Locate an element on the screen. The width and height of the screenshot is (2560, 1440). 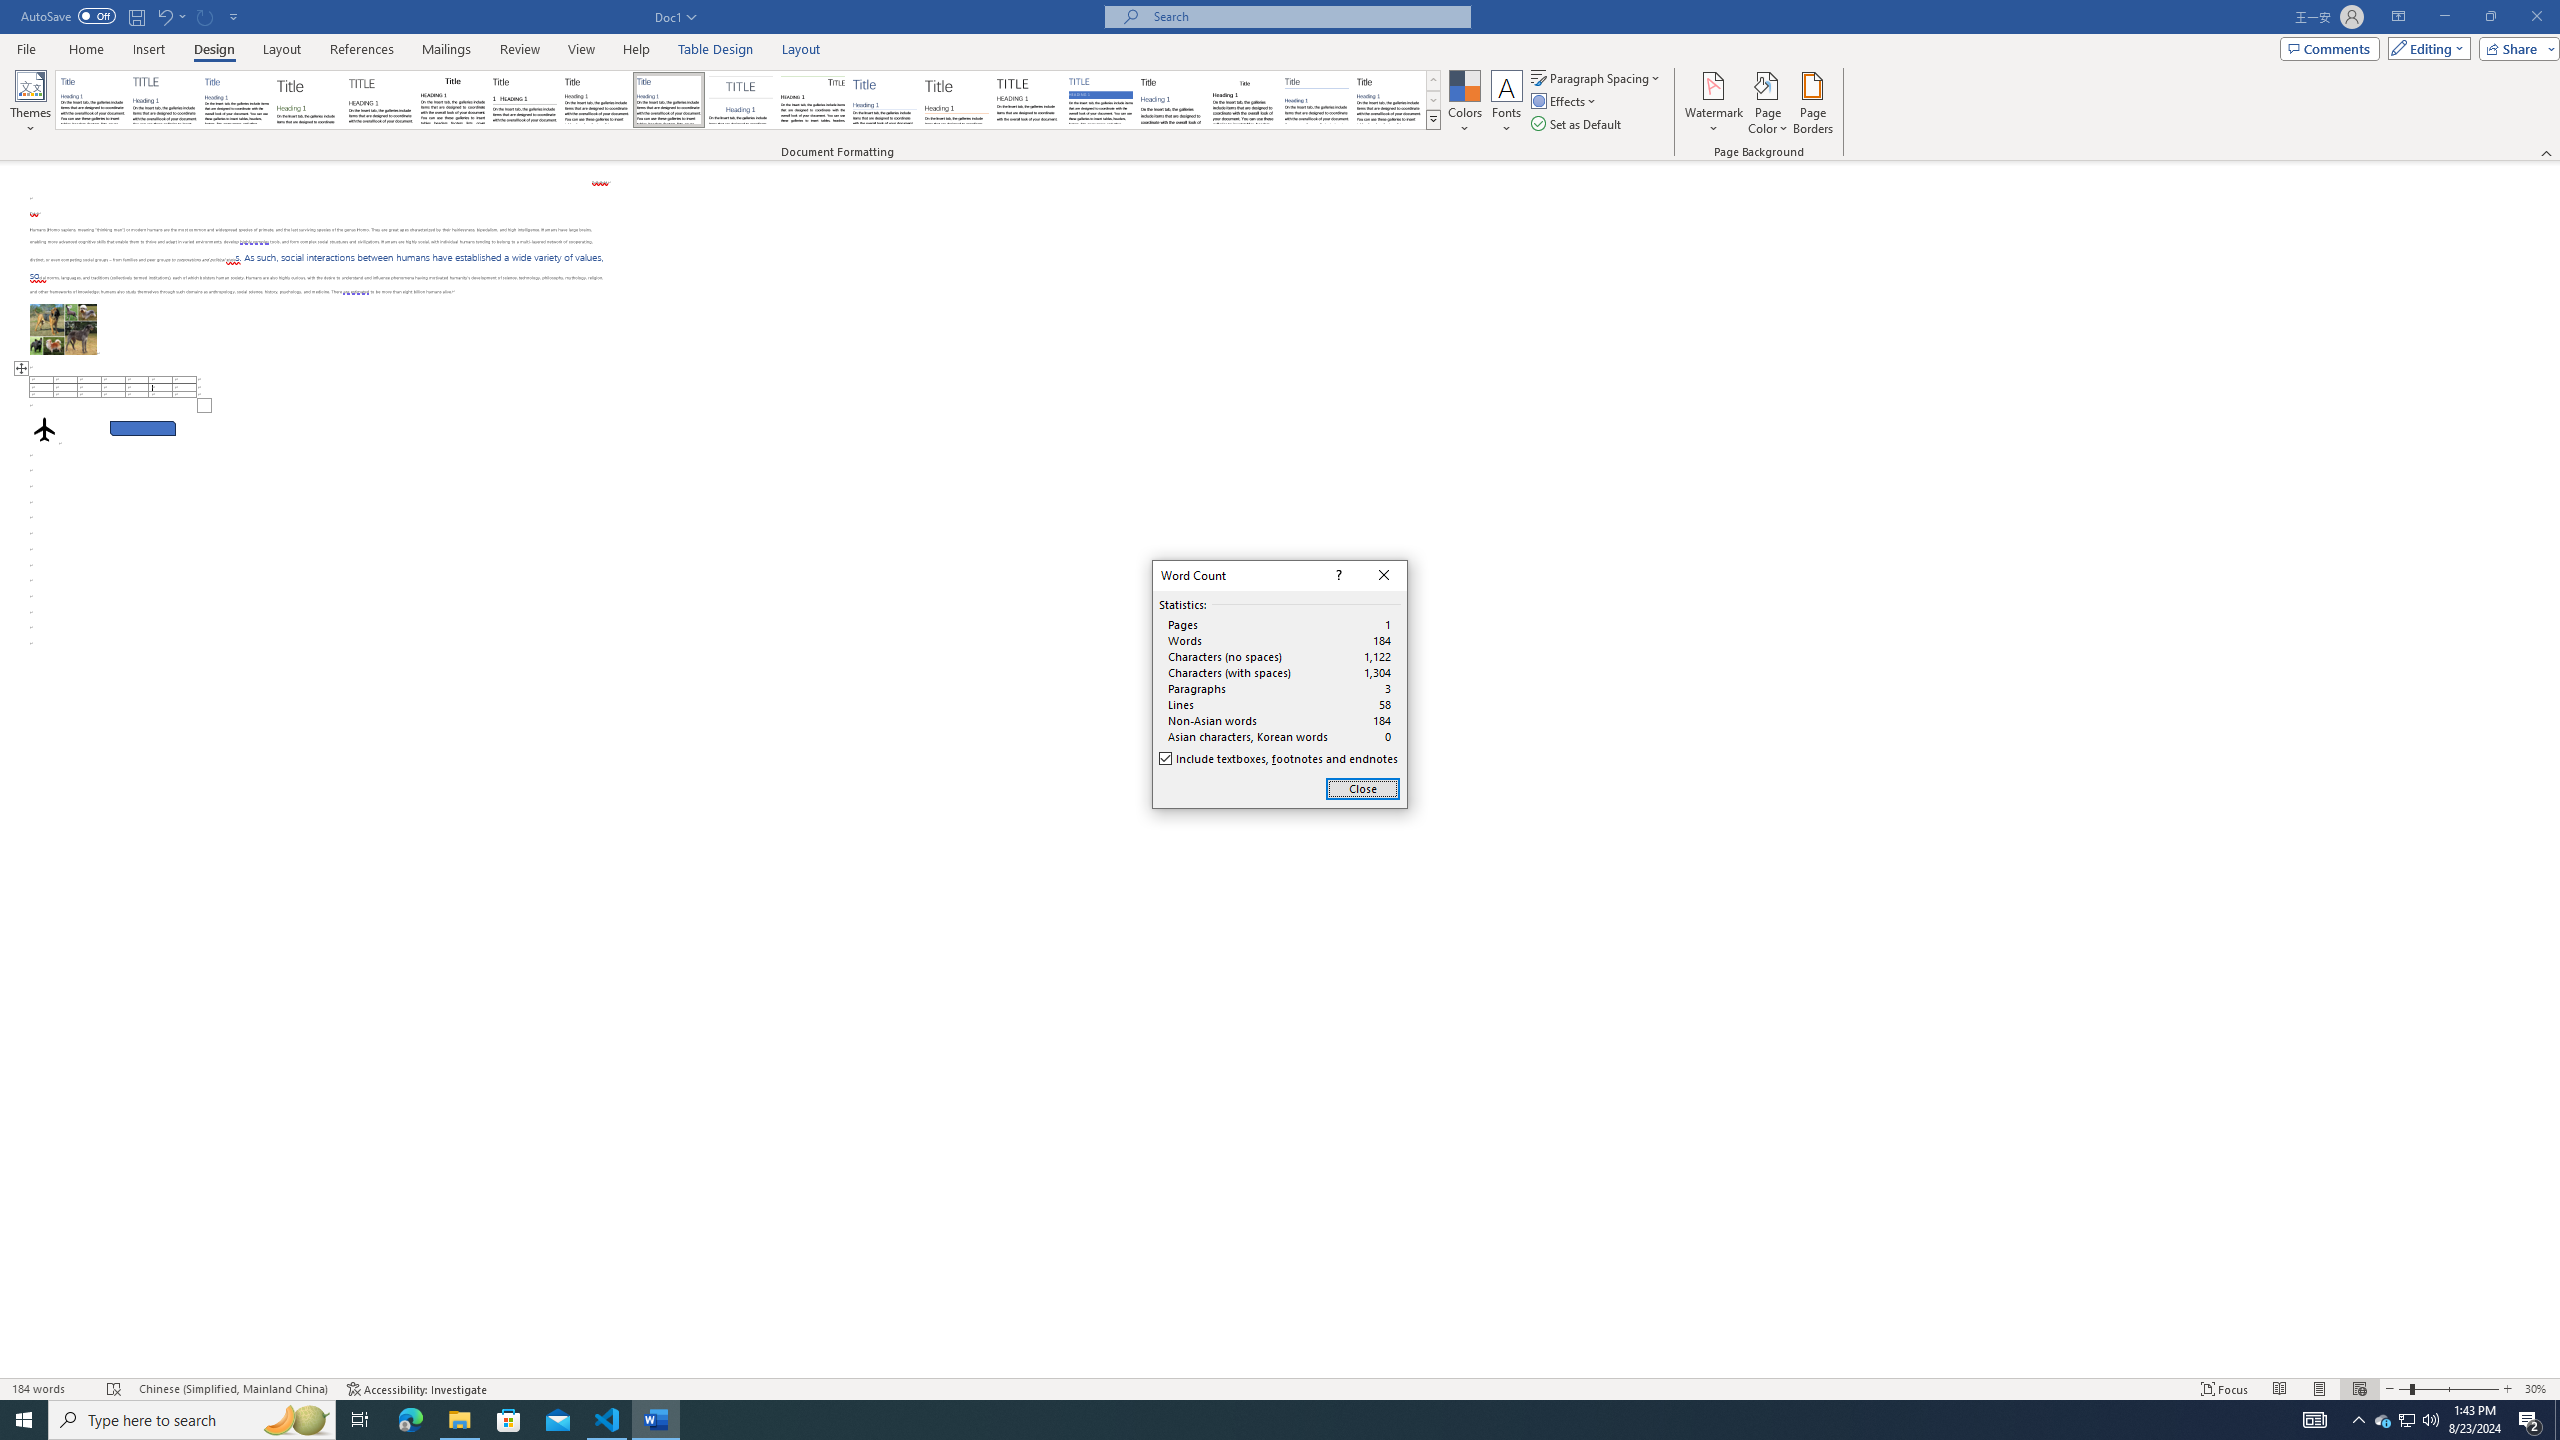
'Basic (Simple)' is located at coordinates (237, 99).